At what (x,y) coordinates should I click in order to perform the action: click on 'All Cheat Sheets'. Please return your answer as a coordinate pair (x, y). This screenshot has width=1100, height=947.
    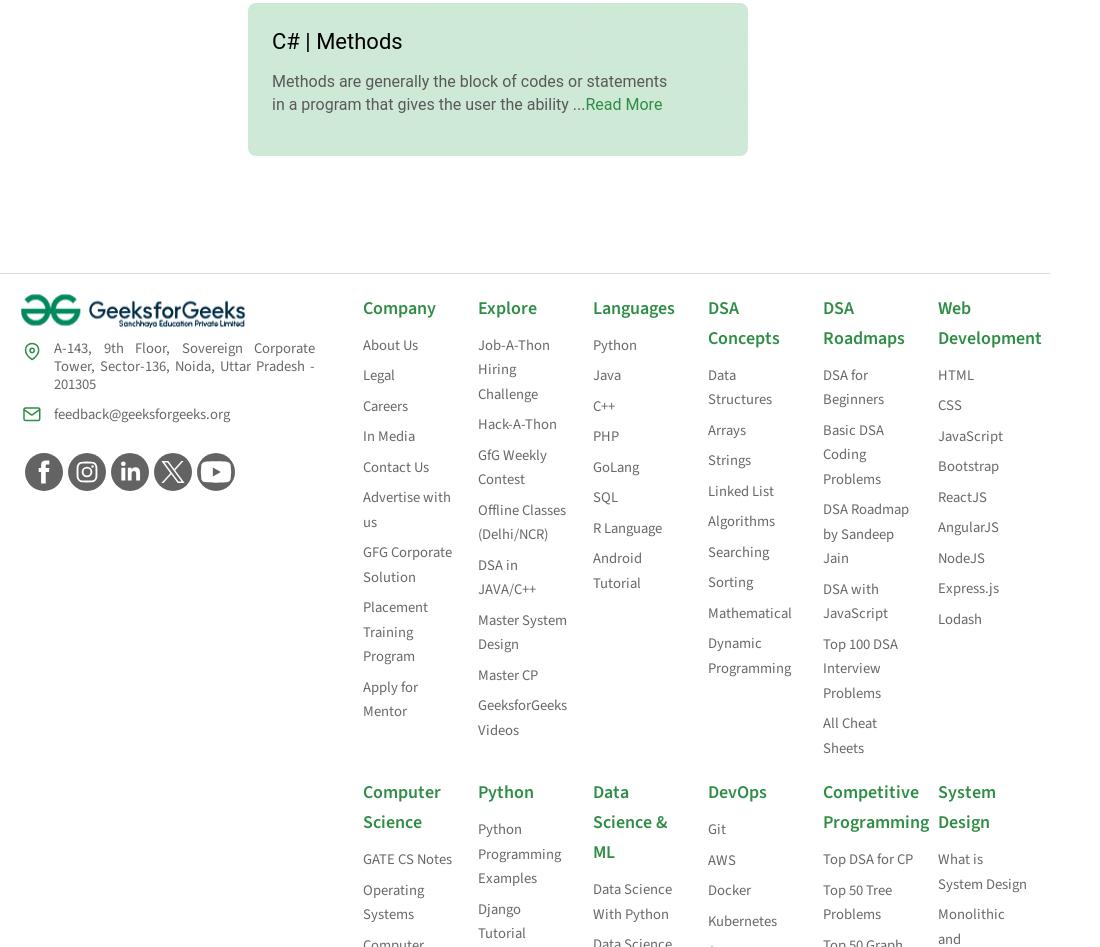
    Looking at the image, I should click on (823, 734).